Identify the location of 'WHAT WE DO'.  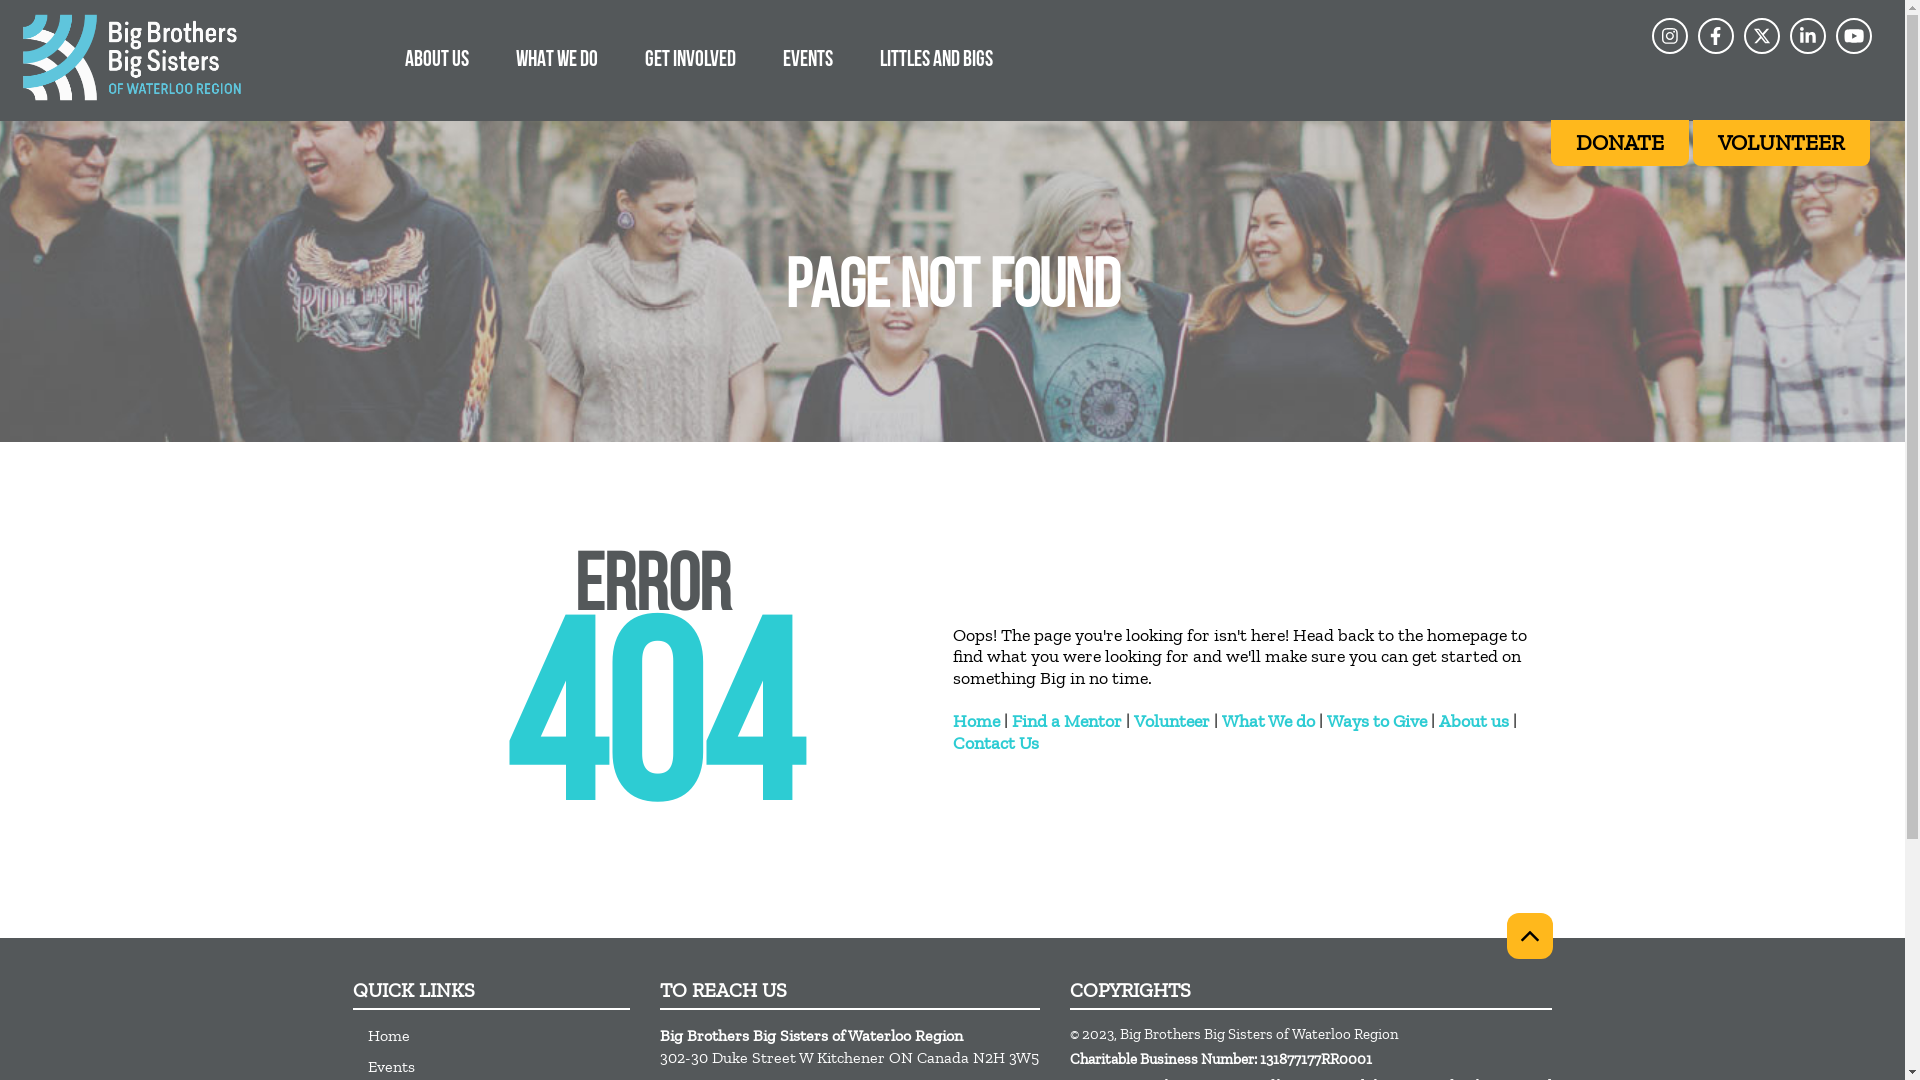
(556, 57).